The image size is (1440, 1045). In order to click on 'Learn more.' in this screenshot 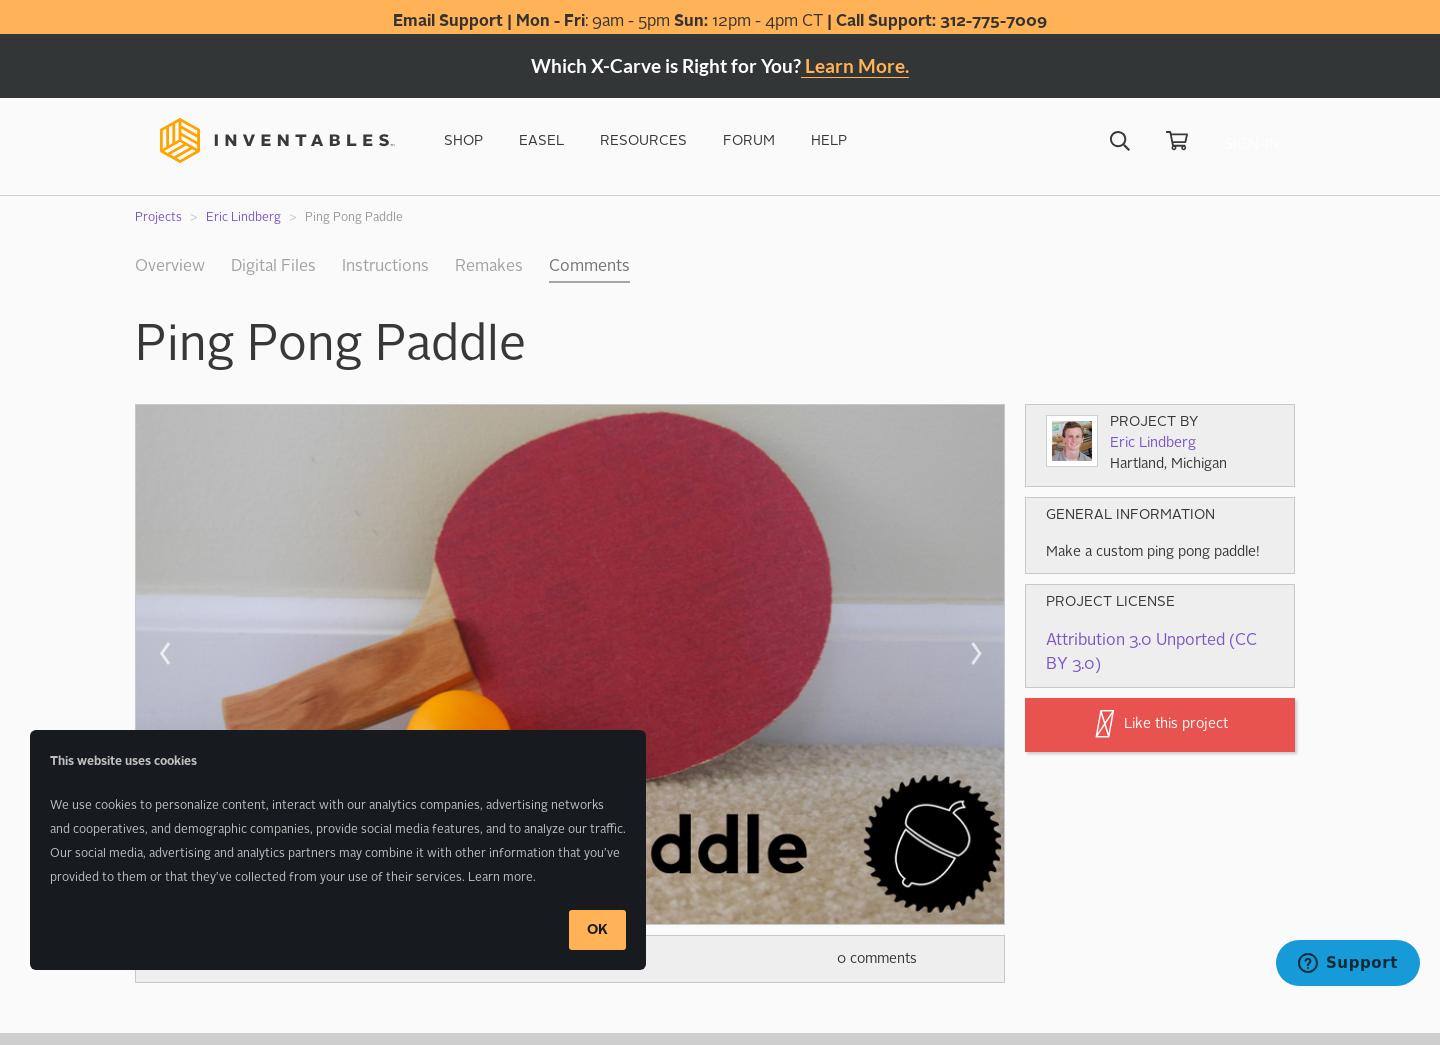, I will do `click(468, 878)`.